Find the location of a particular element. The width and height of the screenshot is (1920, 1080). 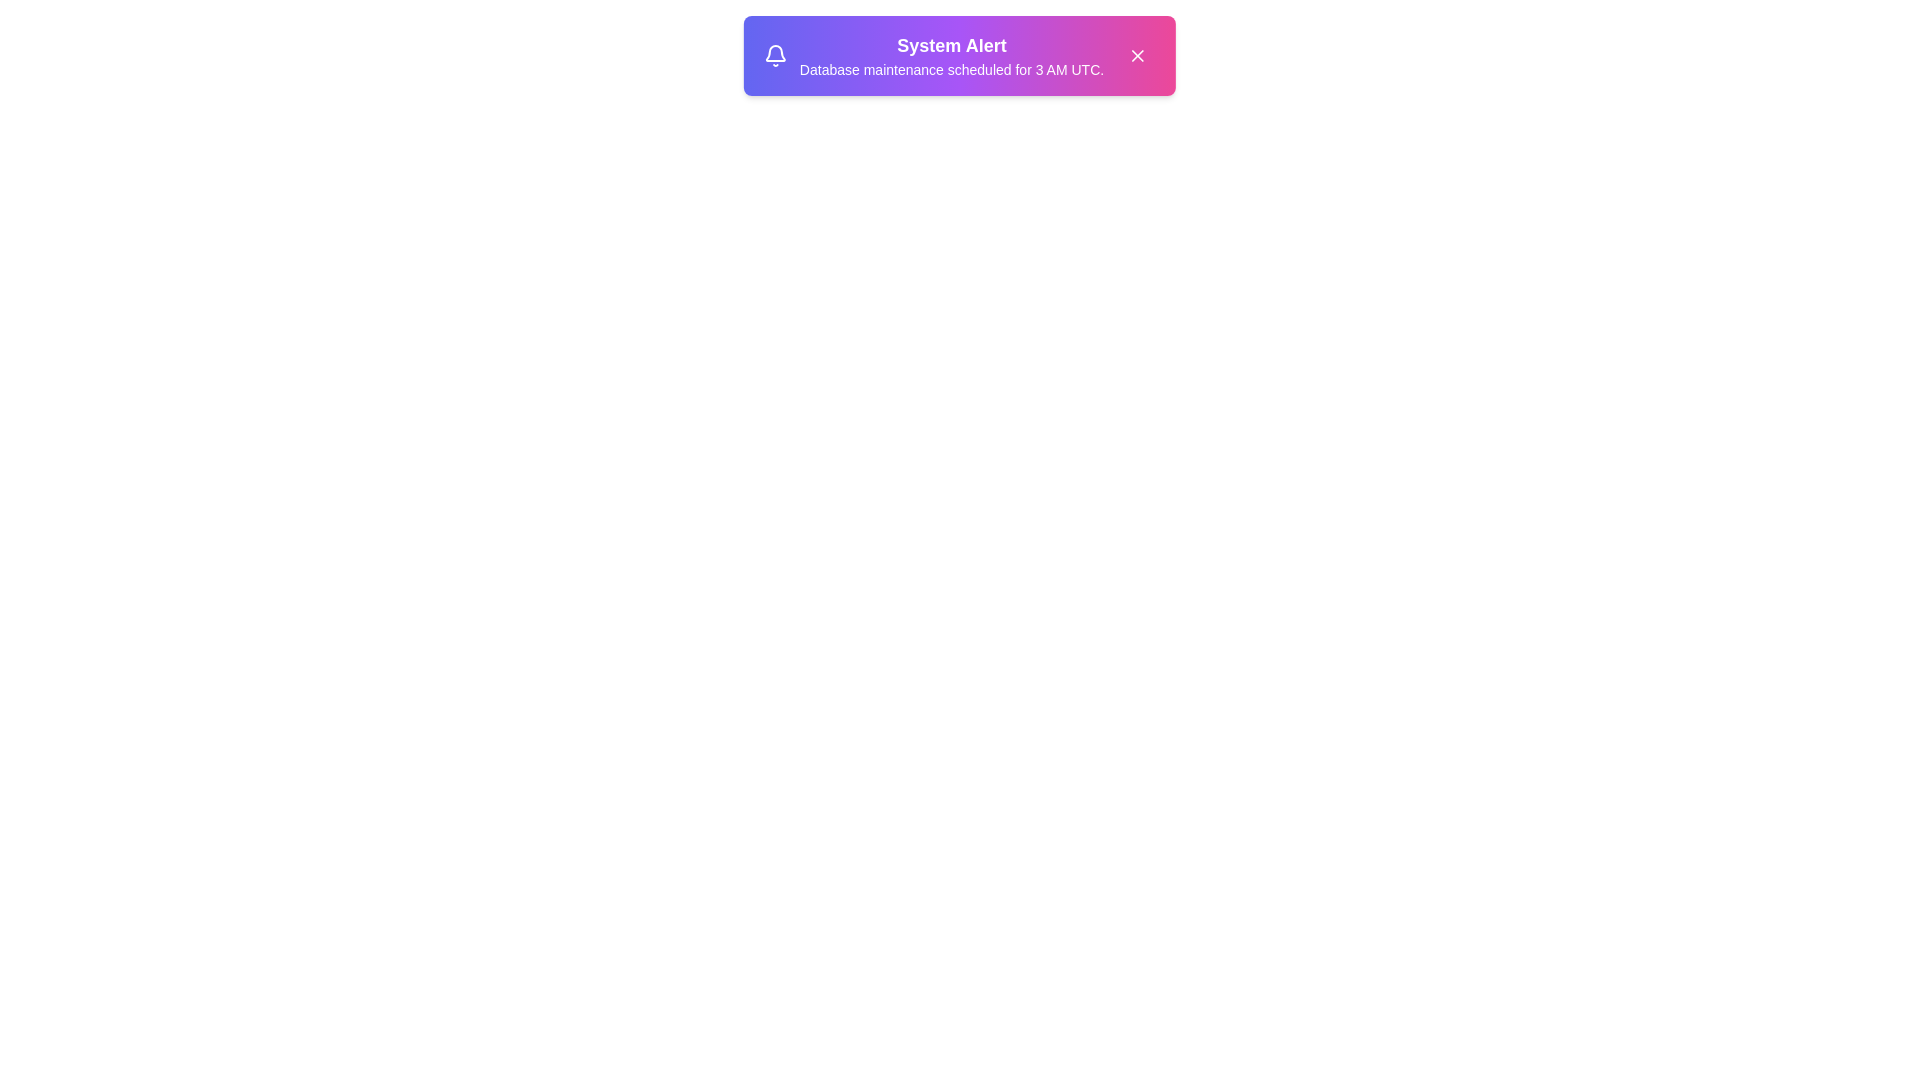

the close button to dismiss the notification is located at coordinates (1137, 55).